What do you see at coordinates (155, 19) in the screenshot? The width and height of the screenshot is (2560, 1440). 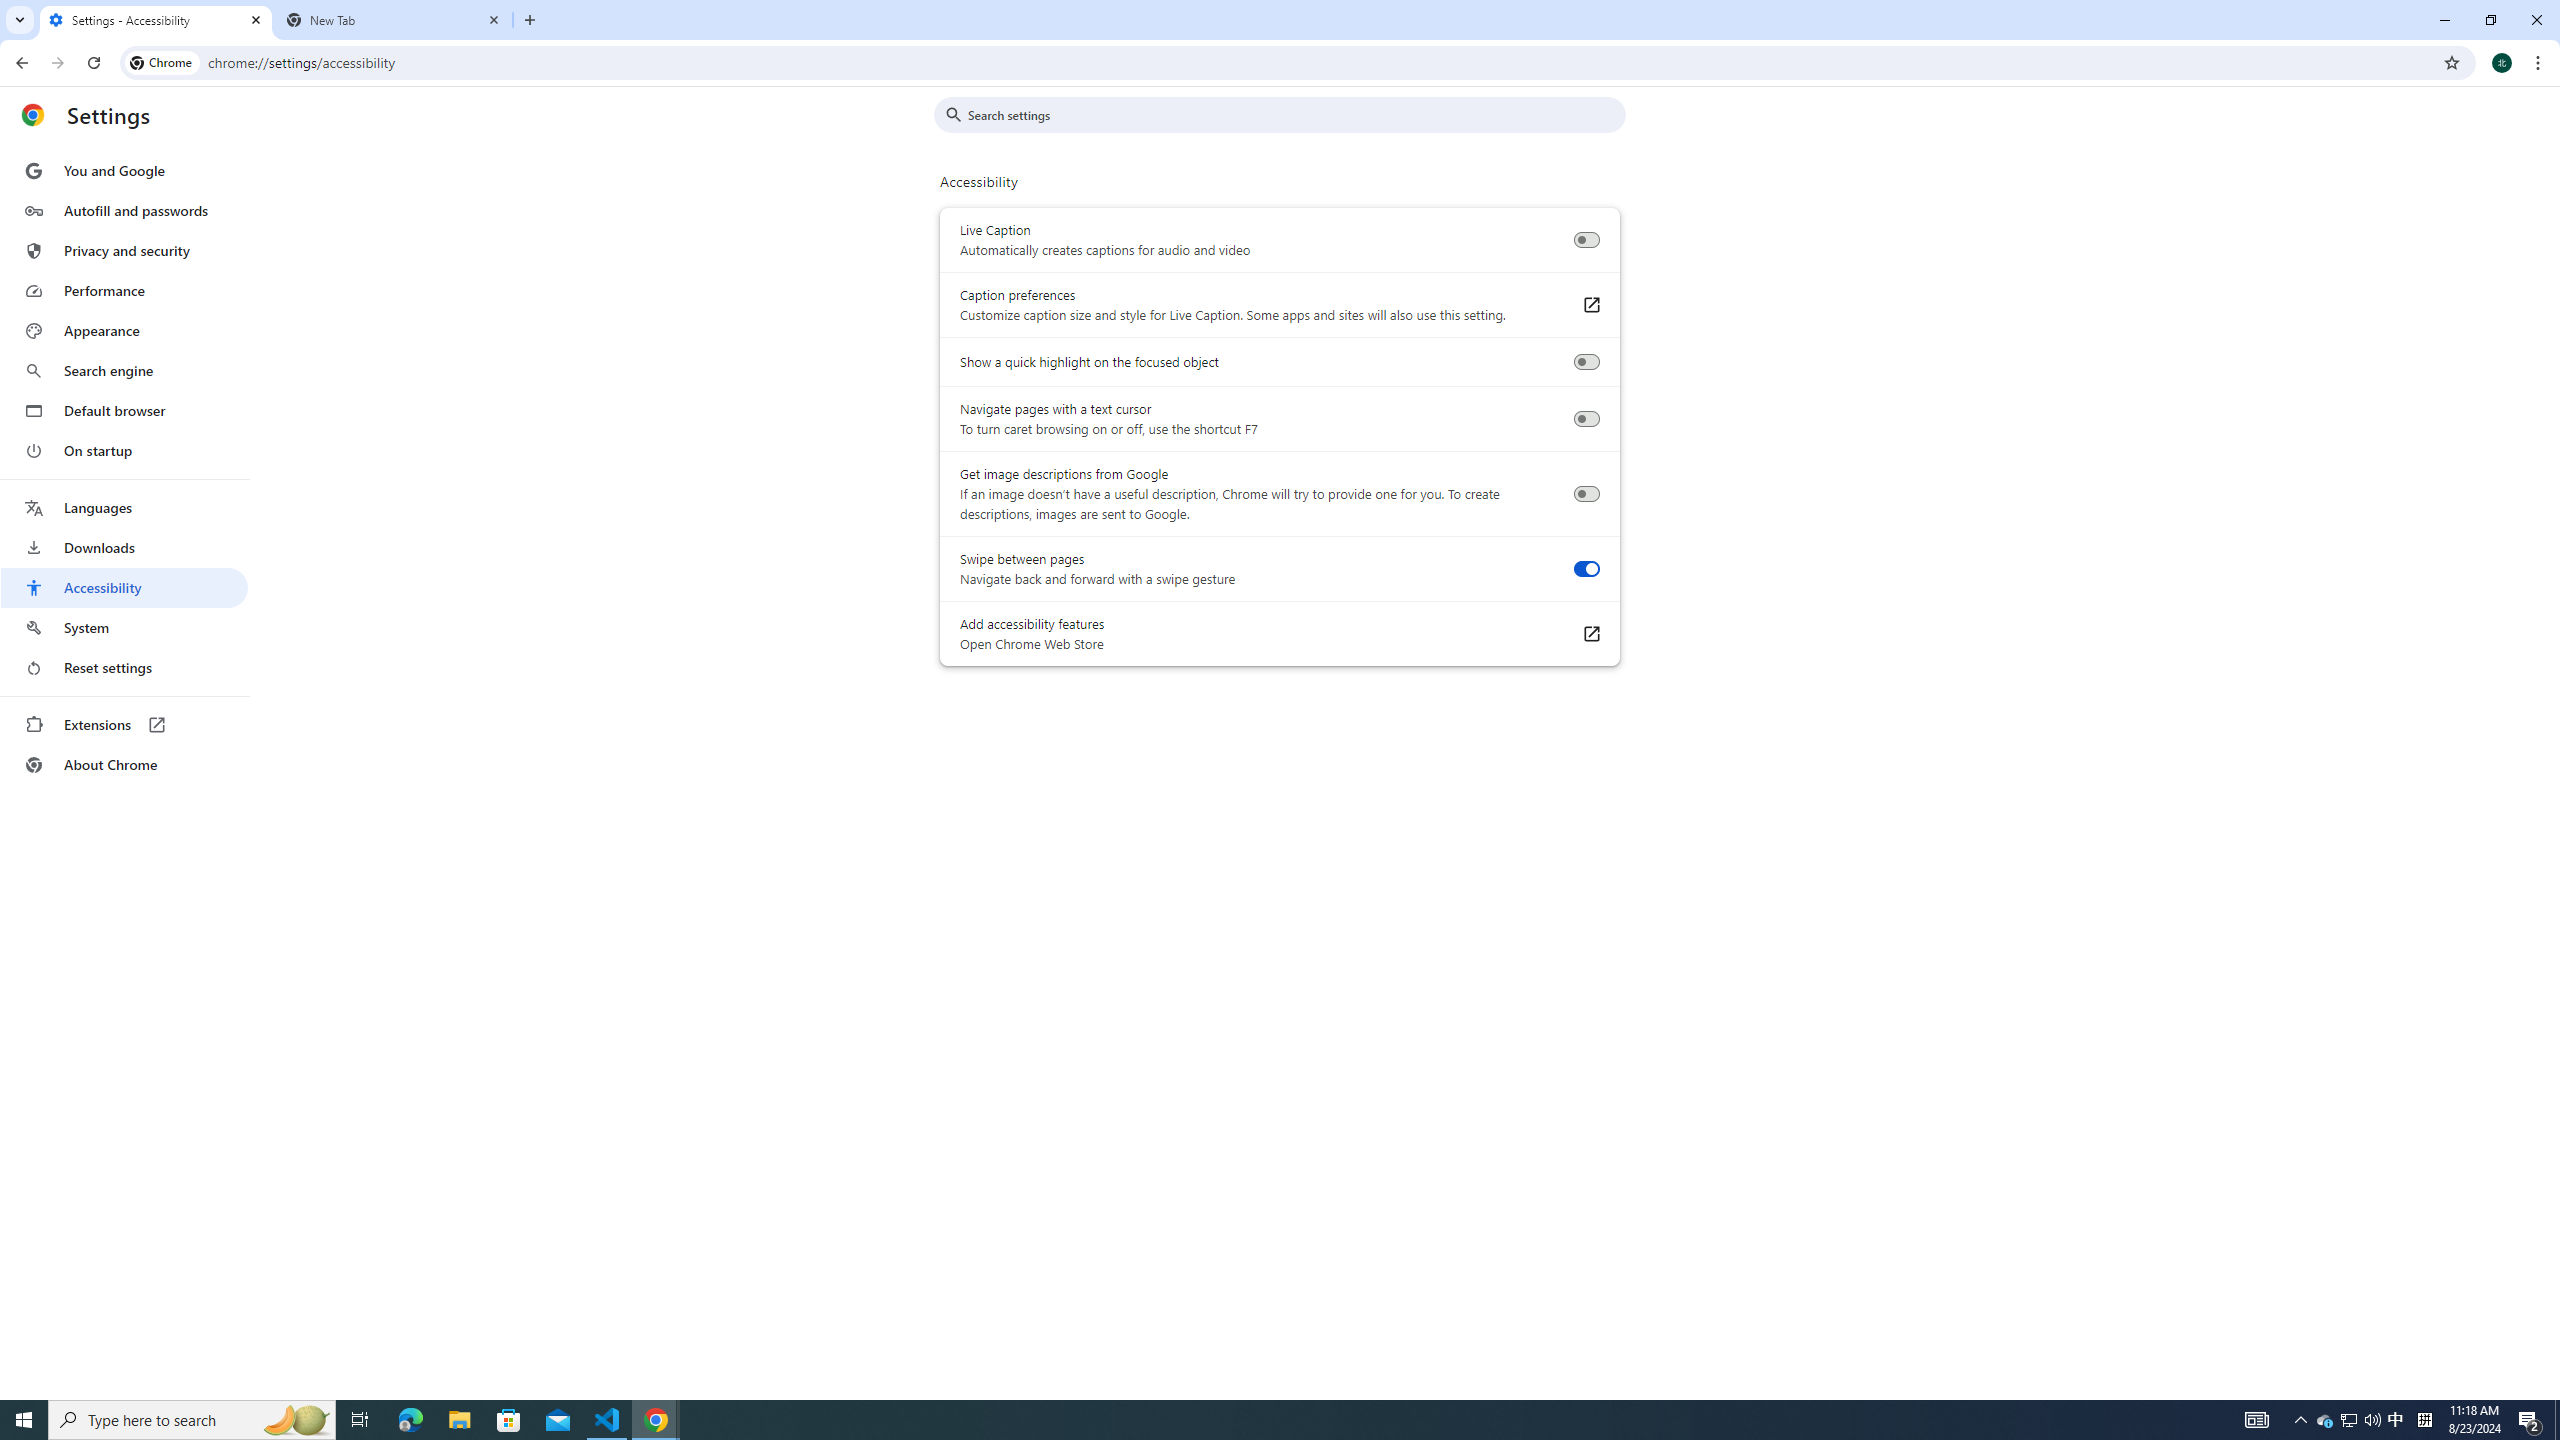 I see `'Settings - Accessibility'` at bounding box center [155, 19].